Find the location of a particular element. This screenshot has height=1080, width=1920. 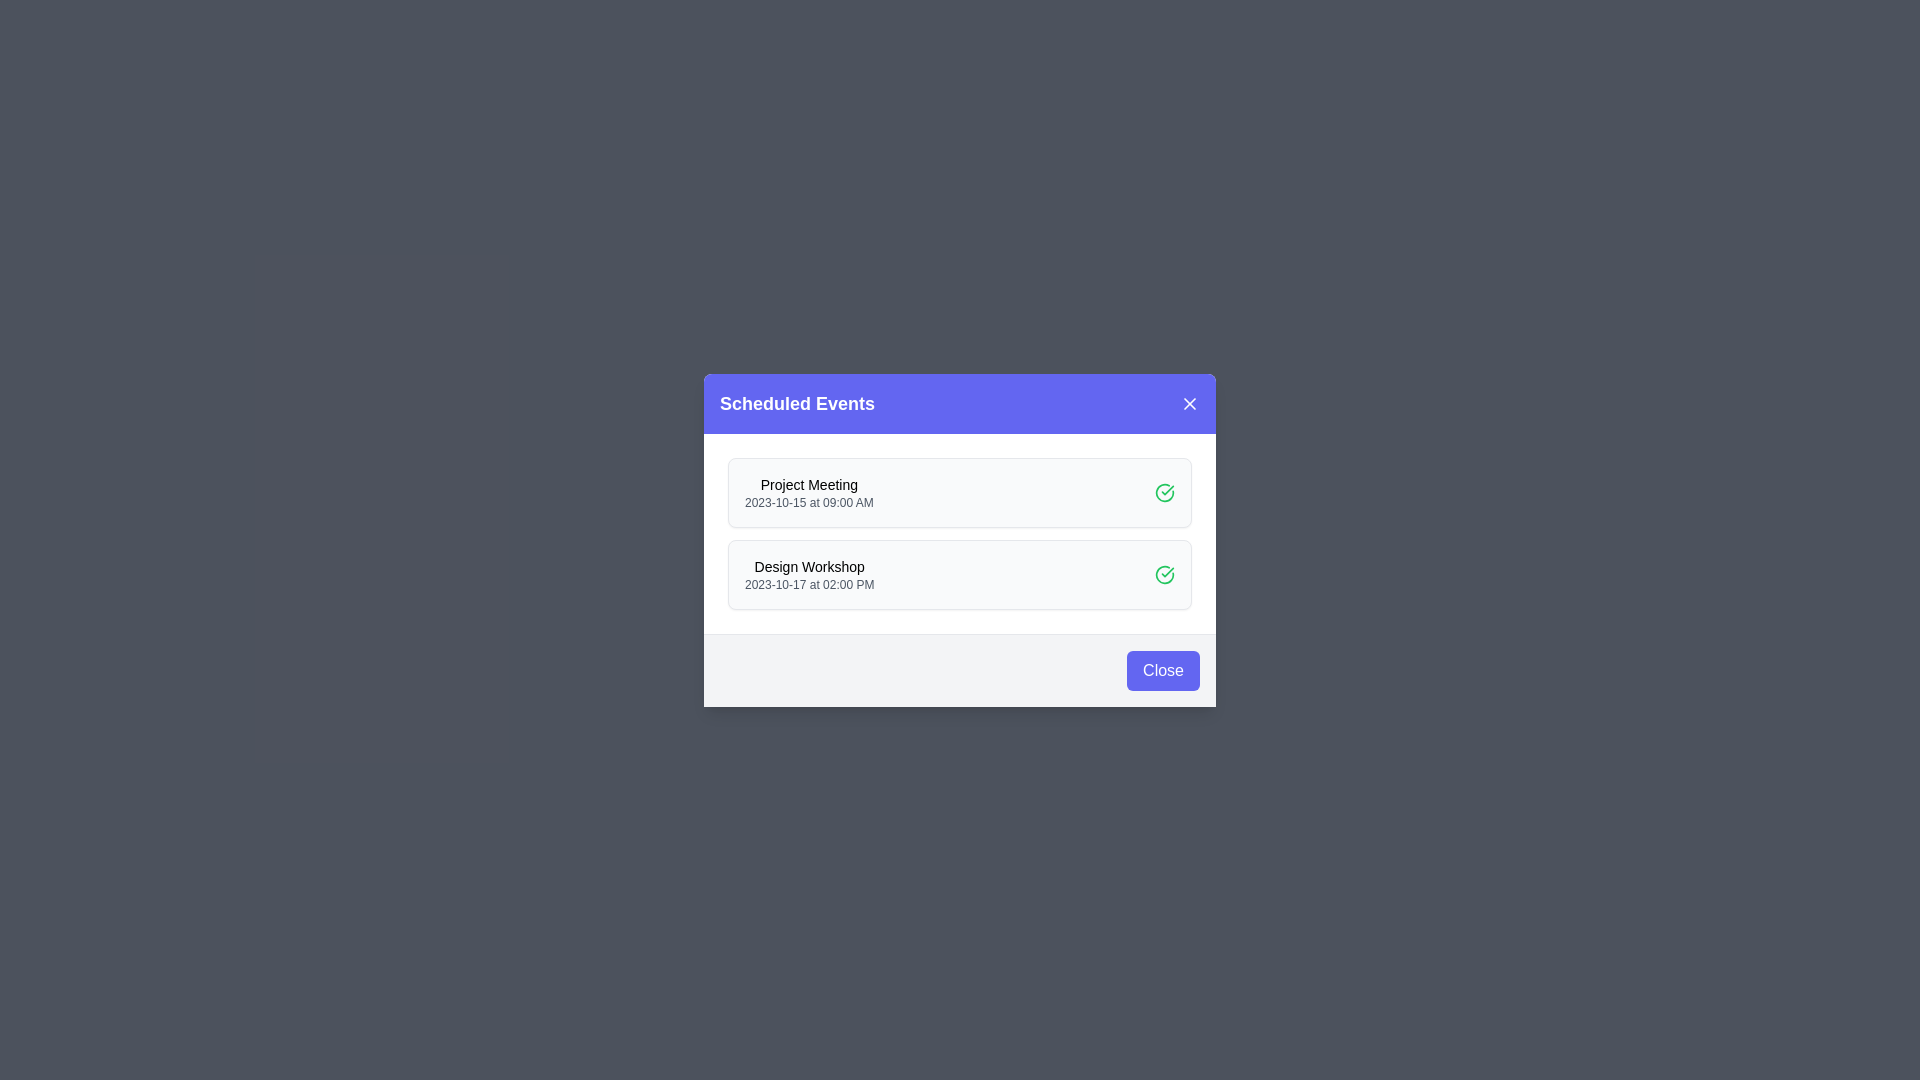

the text label reading 'Design Workshop', which is the title of the second event in the scheduled events list, aligned with its timestamp and checkmark icon is located at coordinates (809, 566).